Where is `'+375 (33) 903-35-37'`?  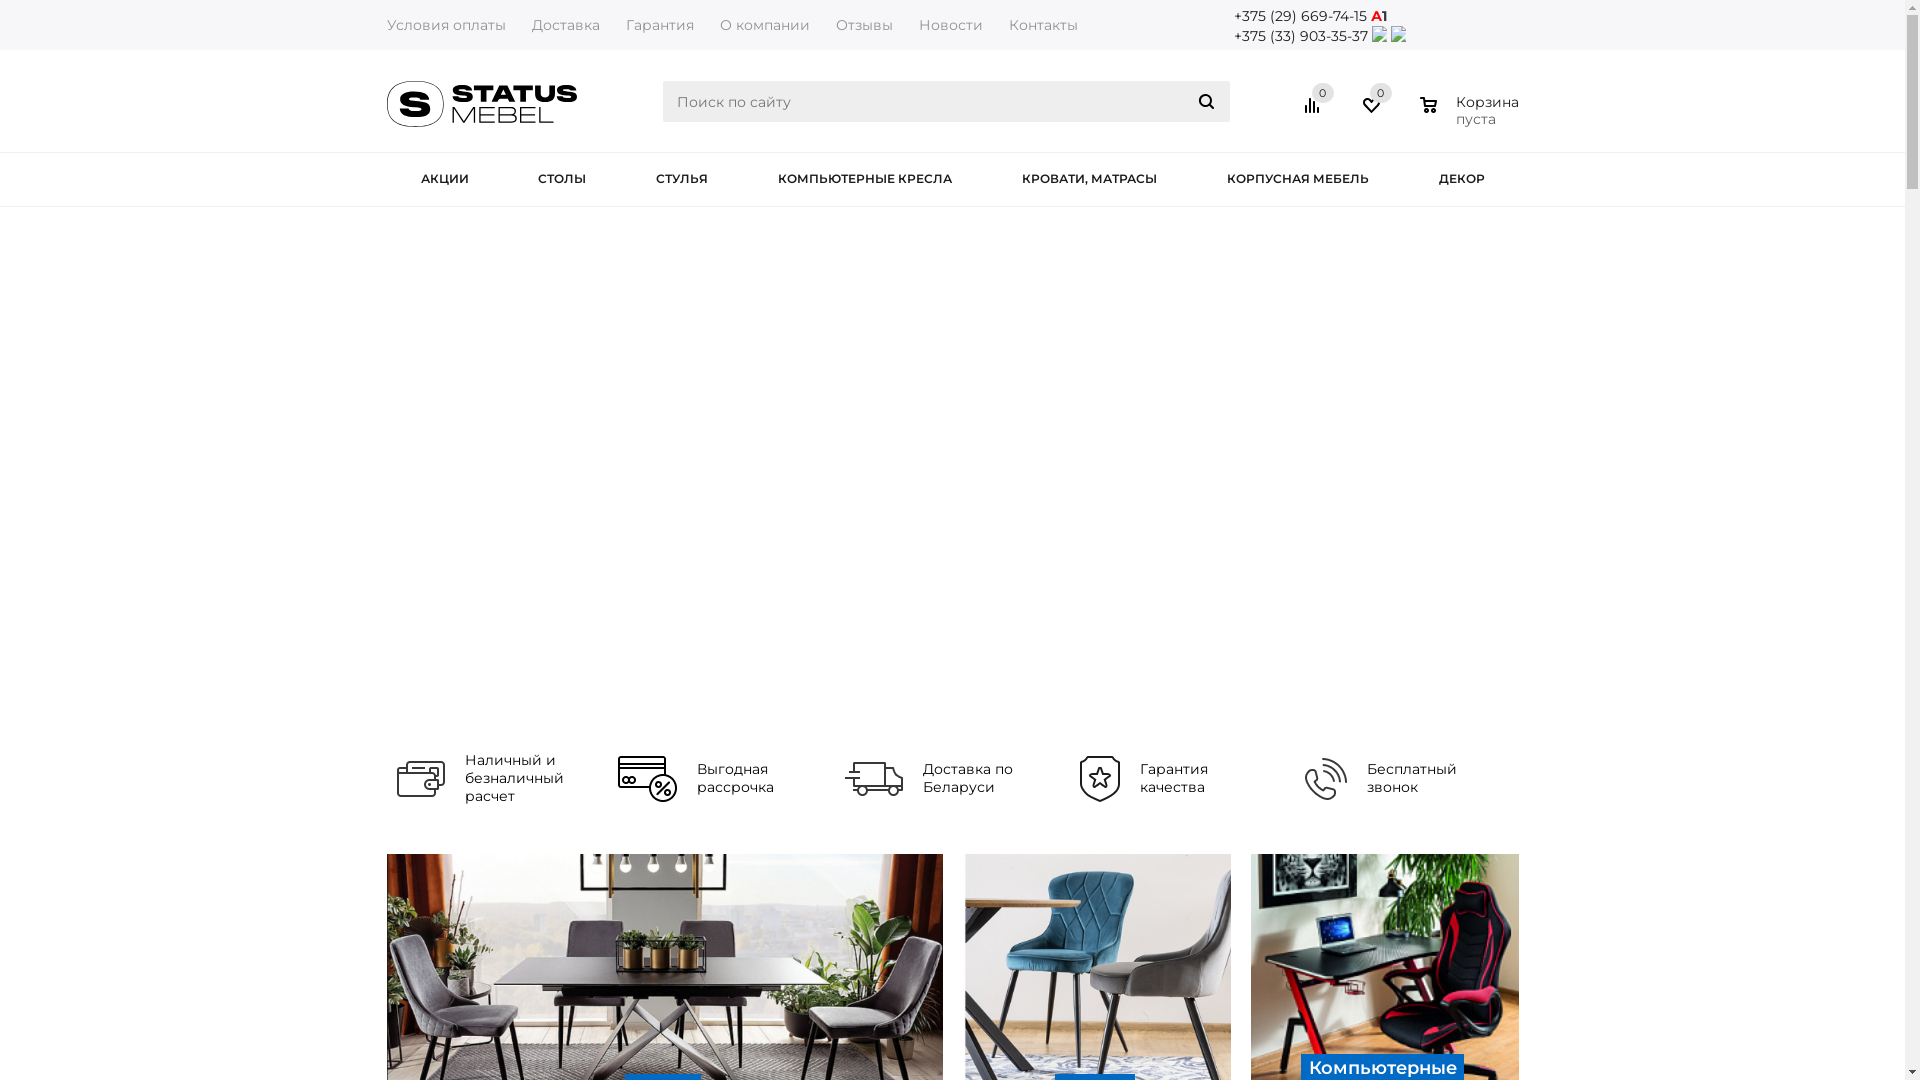 '+375 (33) 903-35-37' is located at coordinates (1300, 35).